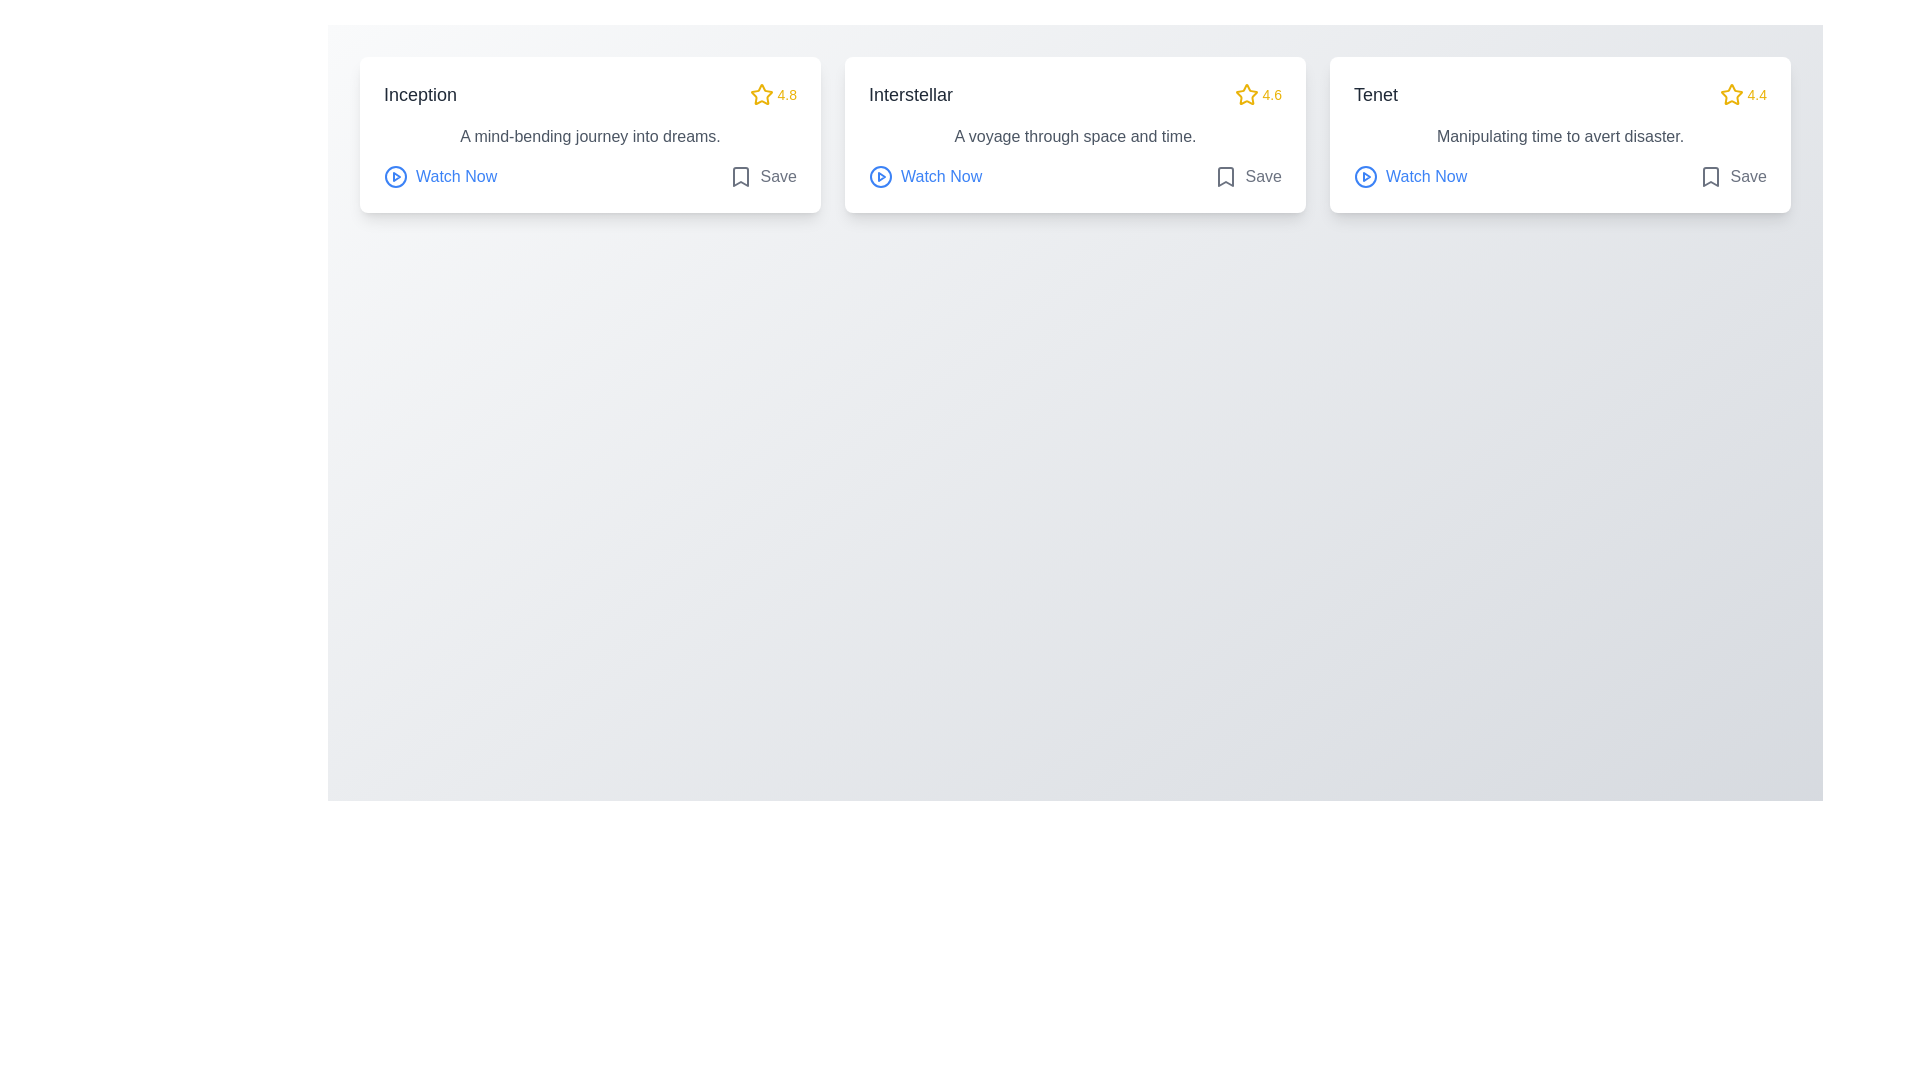 The image size is (1920, 1080). Describe the element at coordinates (760, 95) in the screenshot. I see `the static decorative rating icon positioned in the top-right corner of the card titled 'Inception', which aligns with the numeric rating '4.8'` at that location.